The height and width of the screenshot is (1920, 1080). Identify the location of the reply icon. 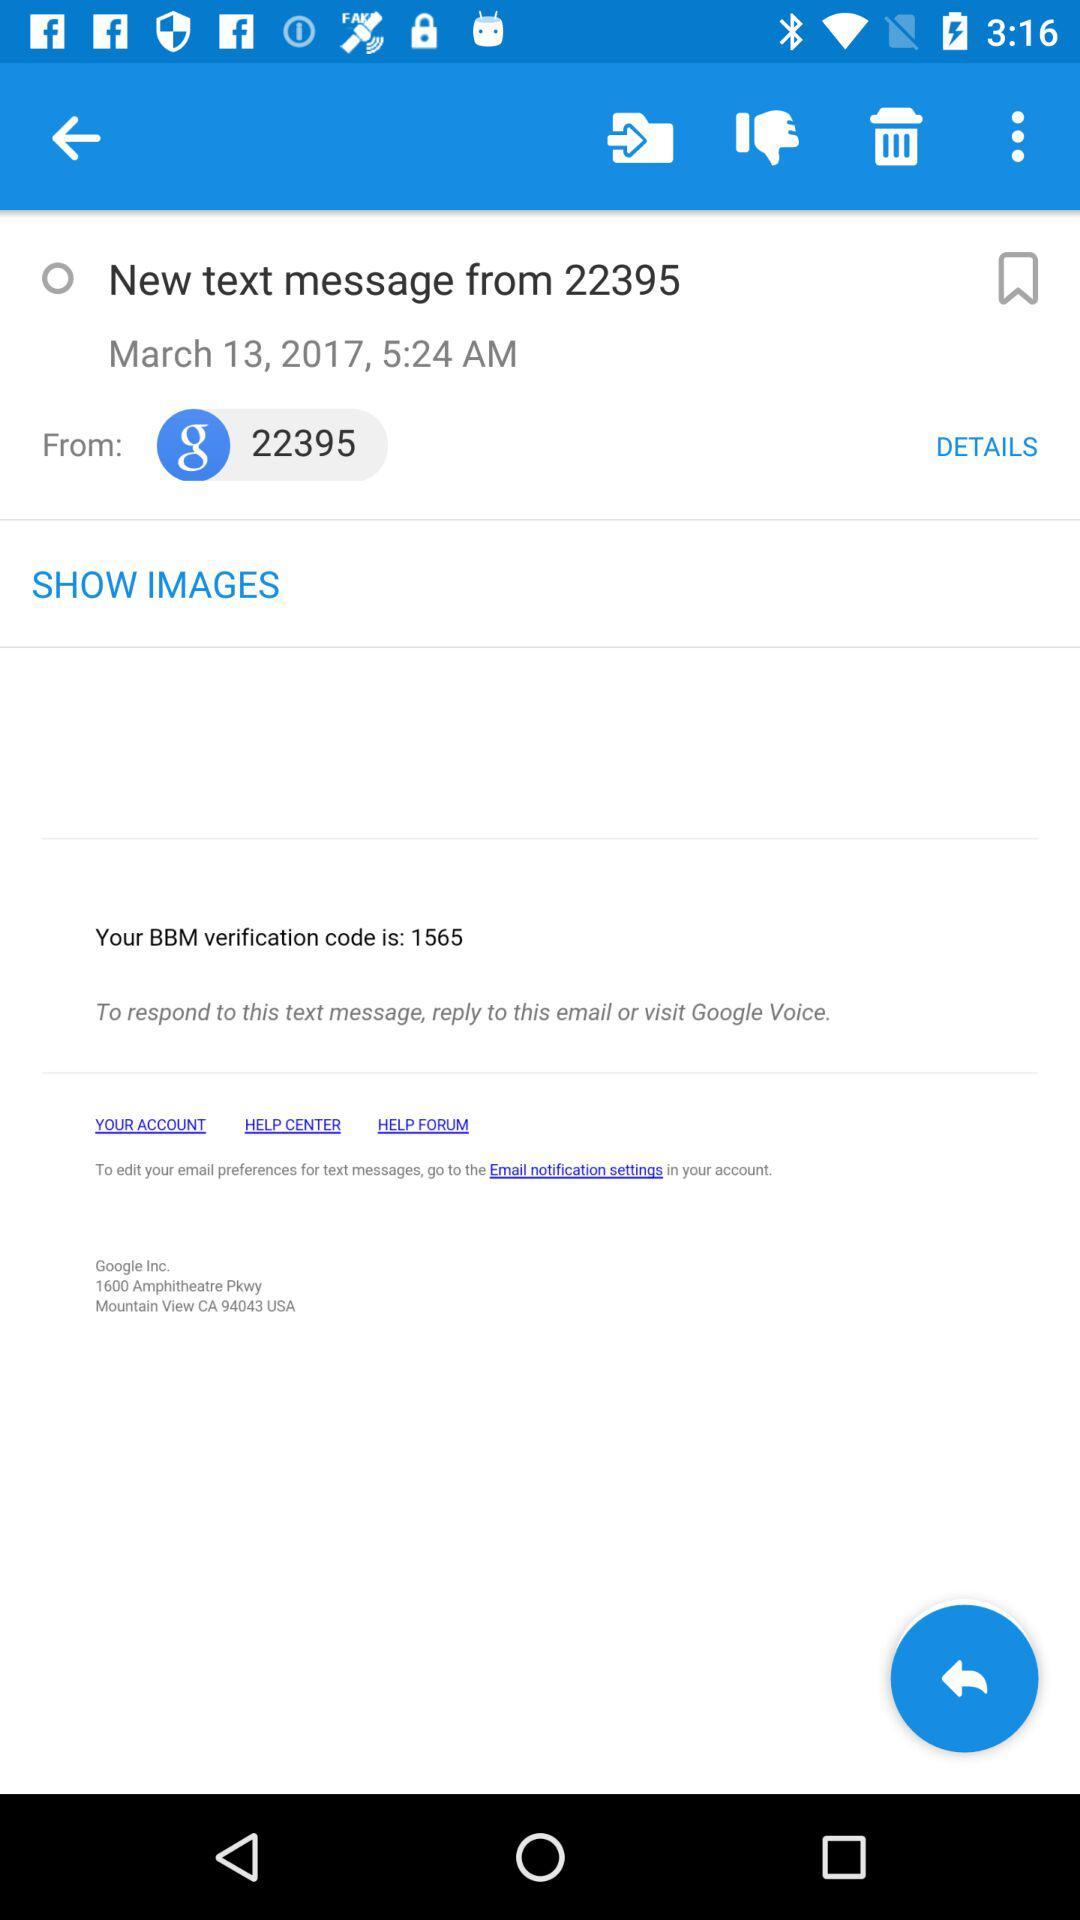
(963, 1678).